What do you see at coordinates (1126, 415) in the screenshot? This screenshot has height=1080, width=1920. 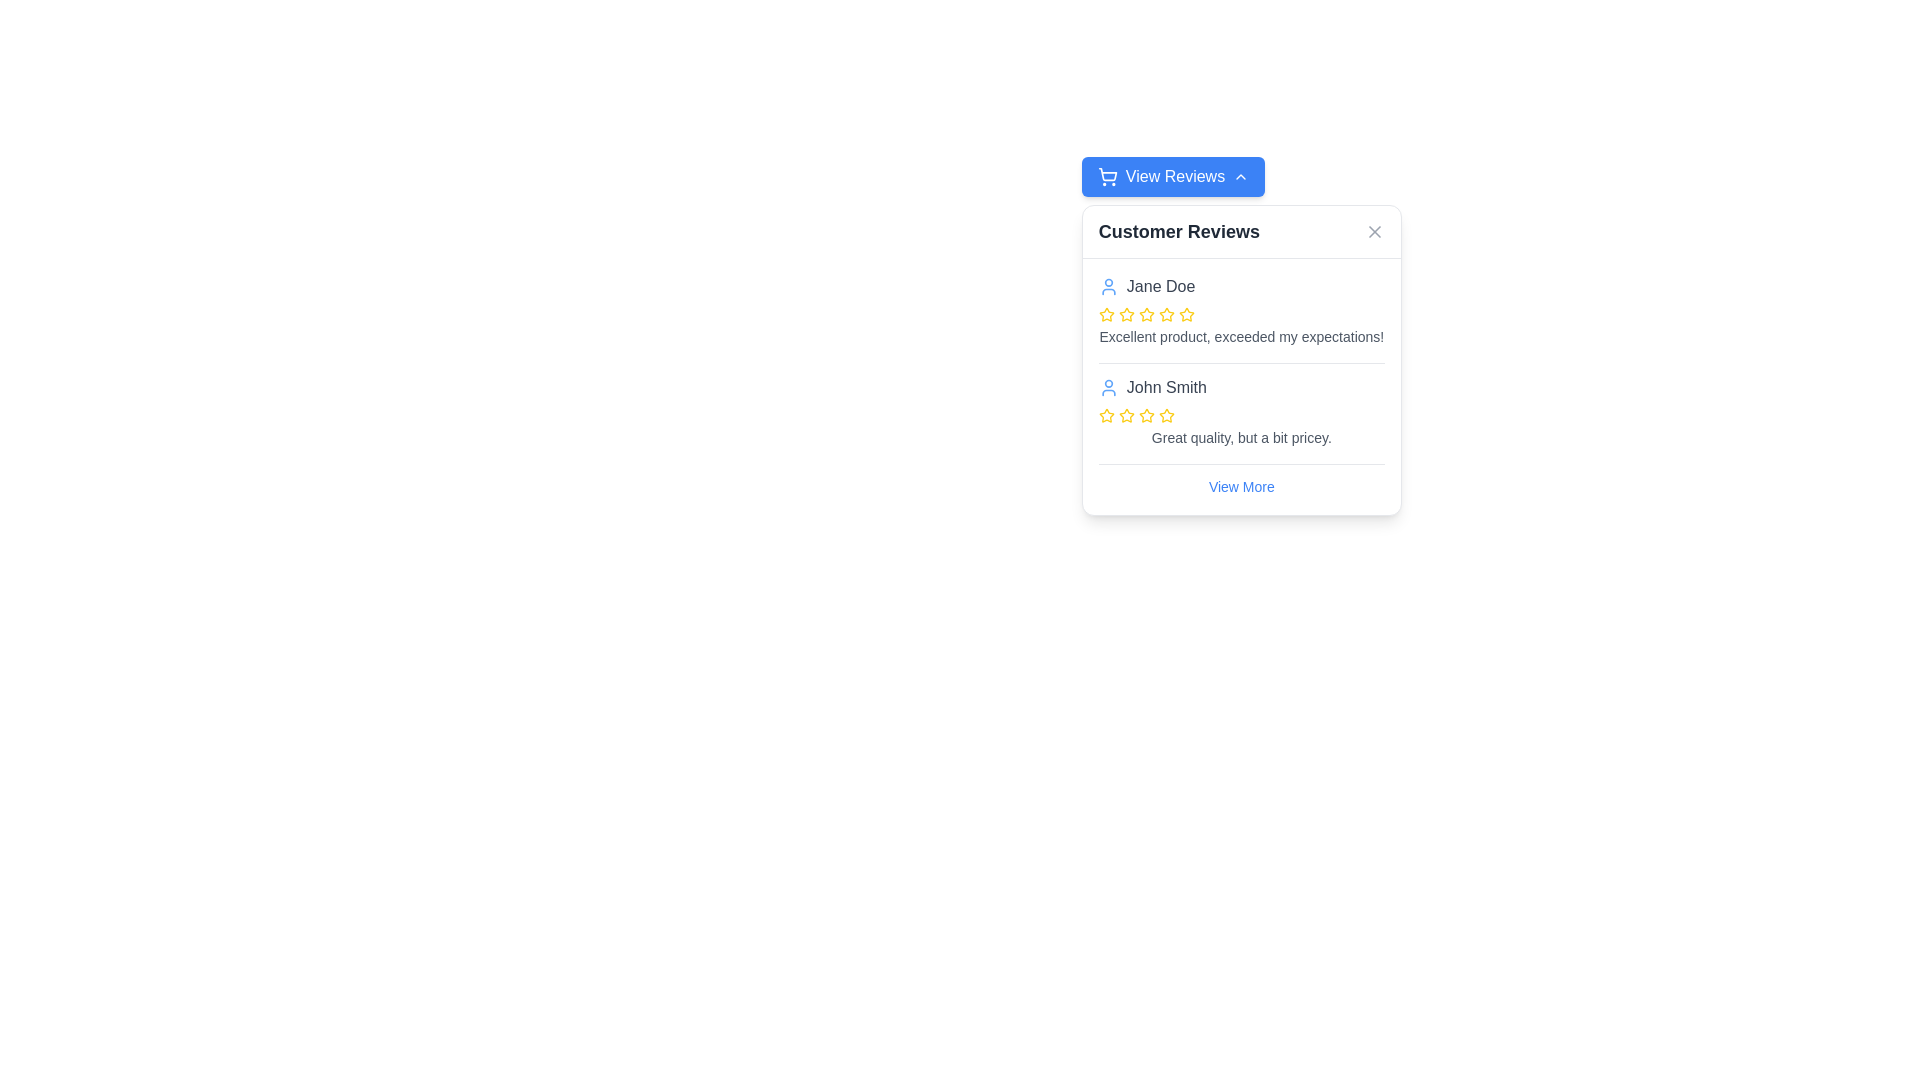 I see `the third star icon in the rating system located in the review section under the name 'John Smith'` at bounding box center [1126, 415].